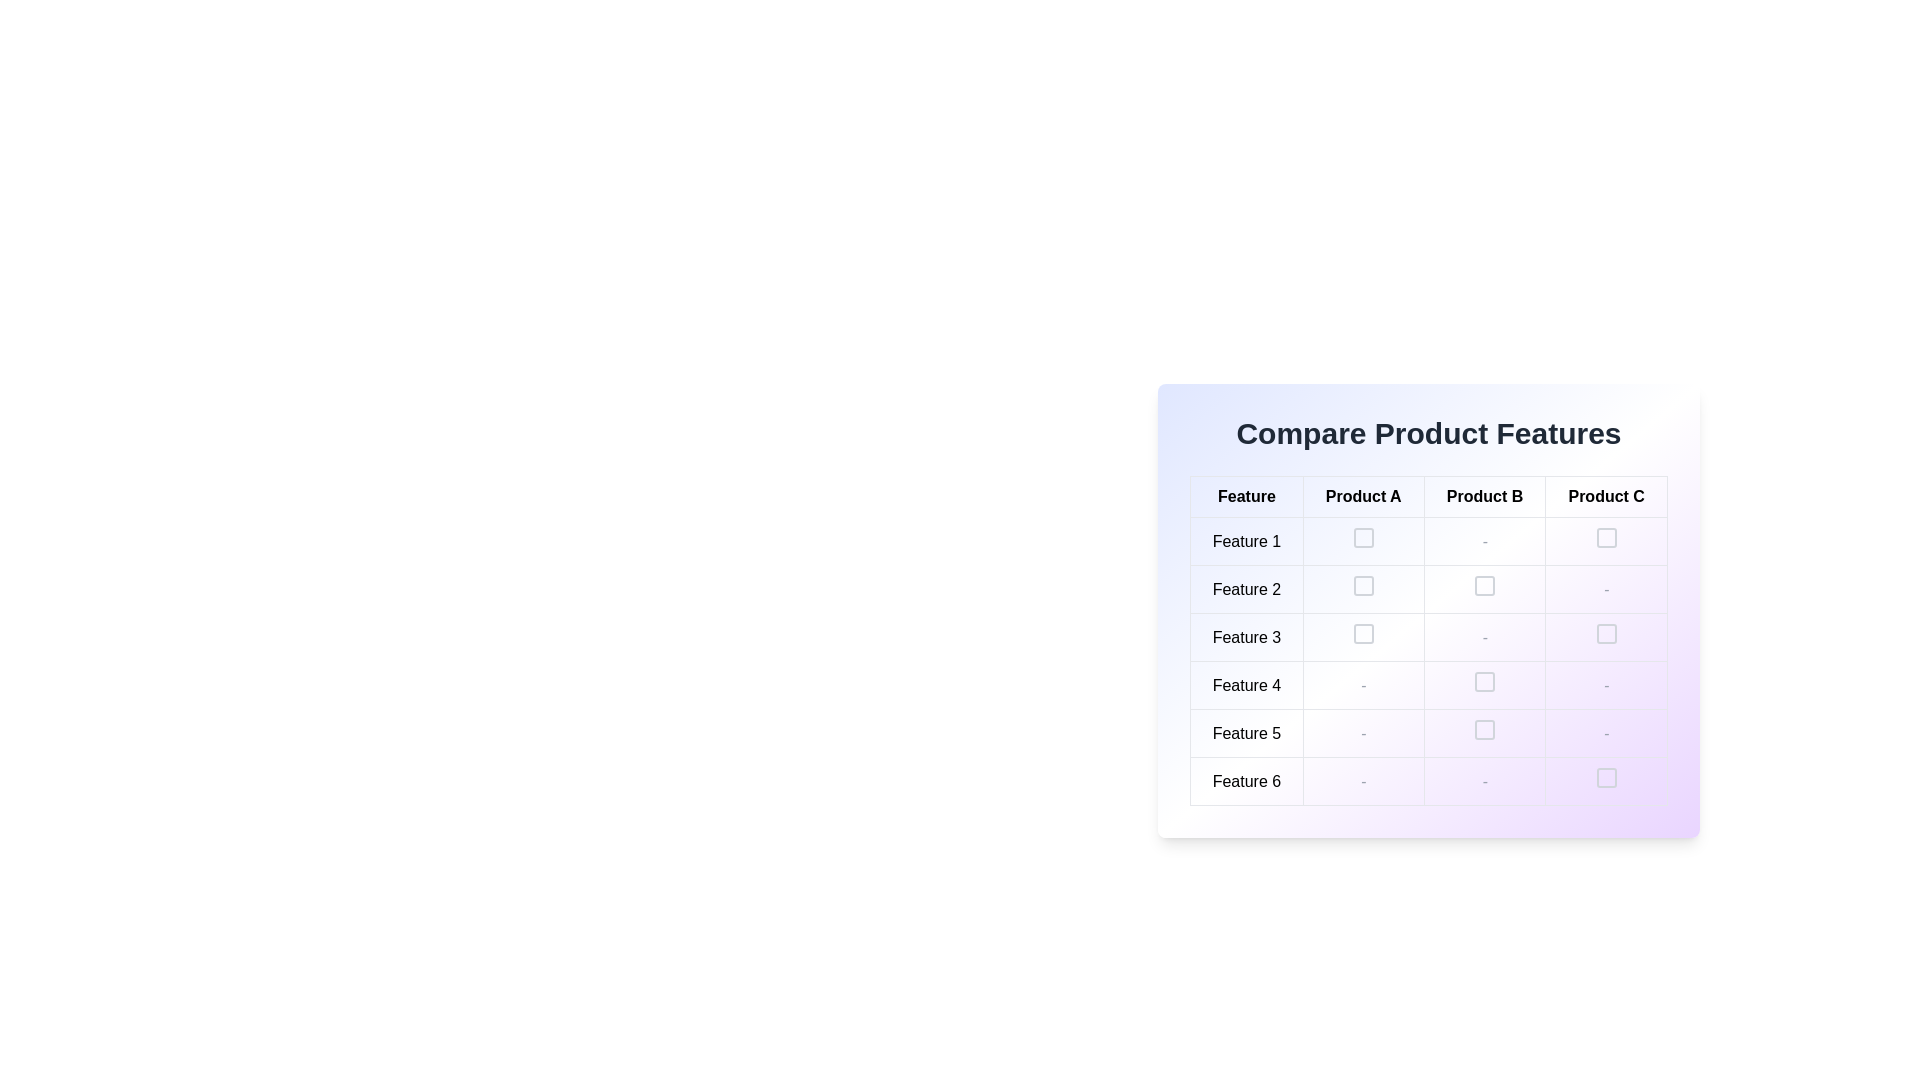 This screenshot has width=1920, height=1080. What do you see at coordinates (1362, 588) in the screenshot?
I see `the selection checkbox for 'Feature 2' under 'Product A'` at bounding box center [1362, 588].